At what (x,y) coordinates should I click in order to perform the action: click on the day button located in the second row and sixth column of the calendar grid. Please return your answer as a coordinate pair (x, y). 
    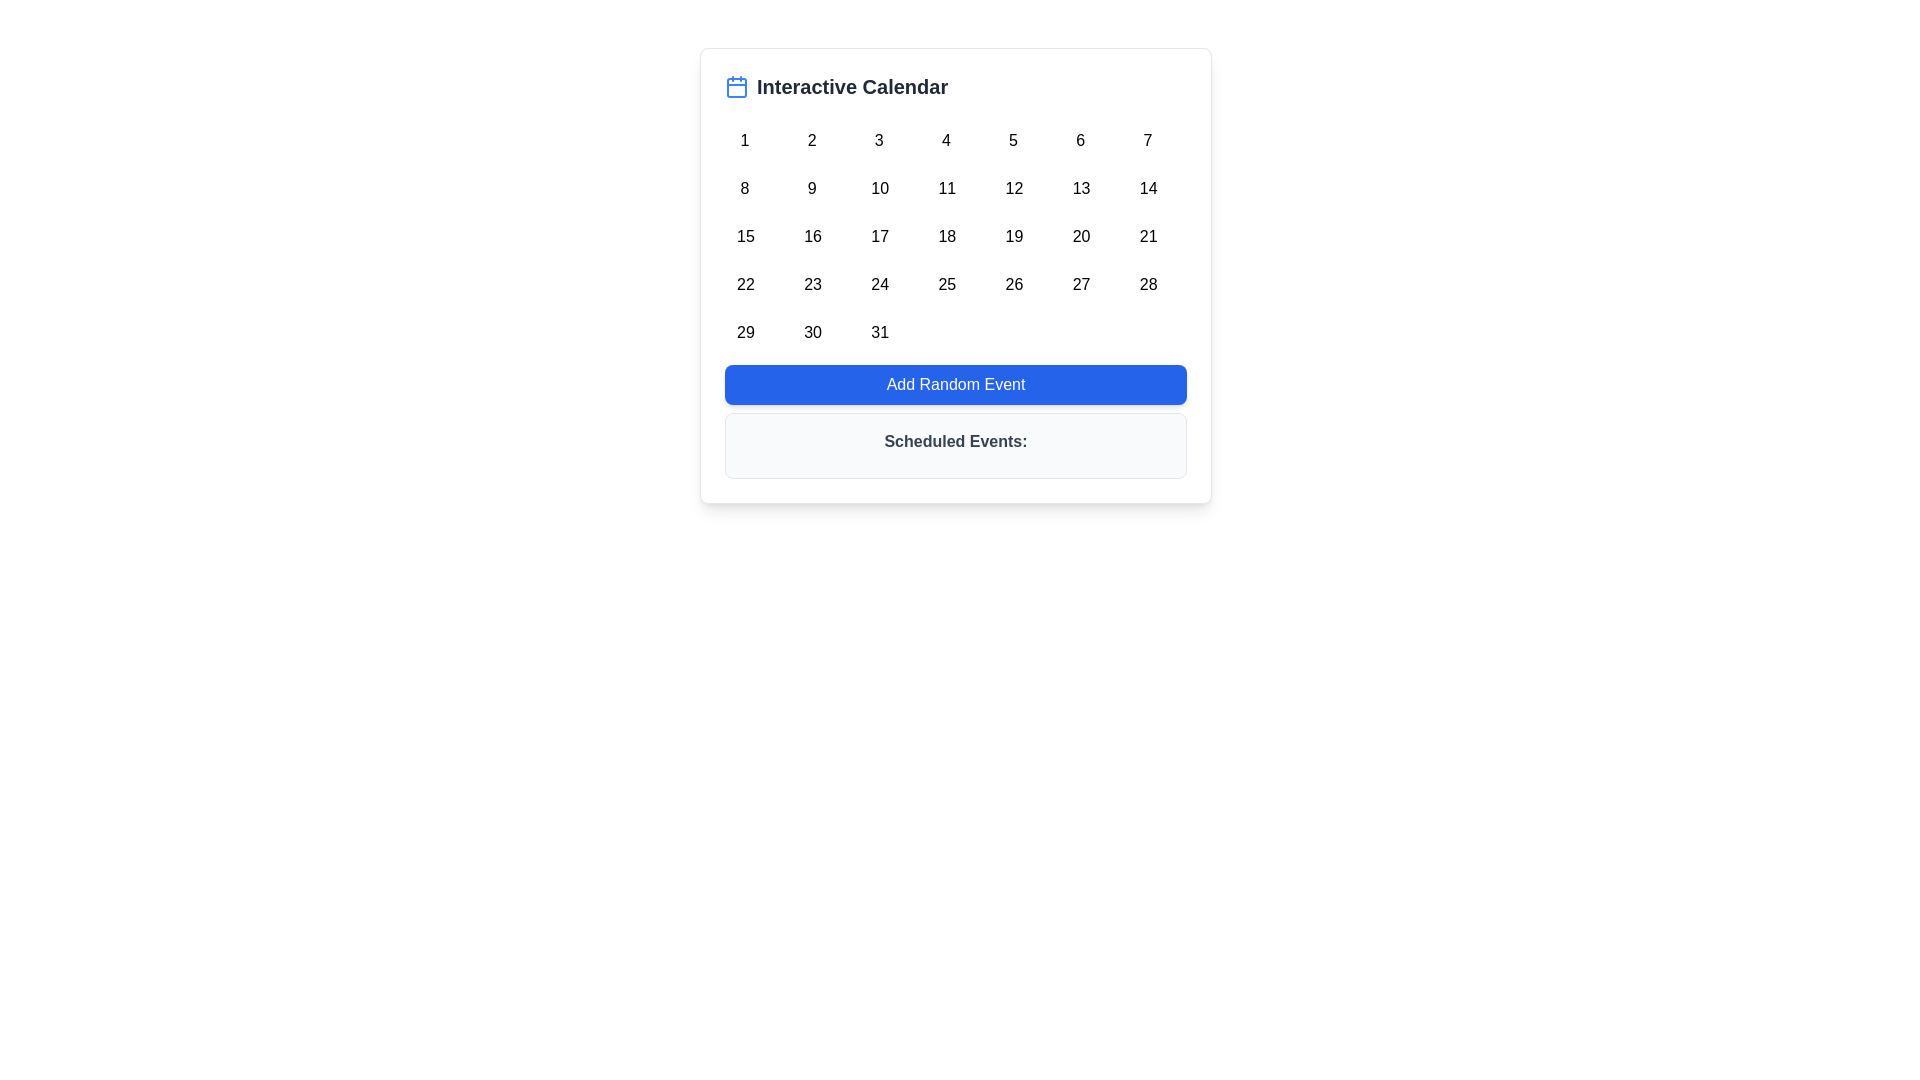
    Looking at the image, I should click on (1079, 185).